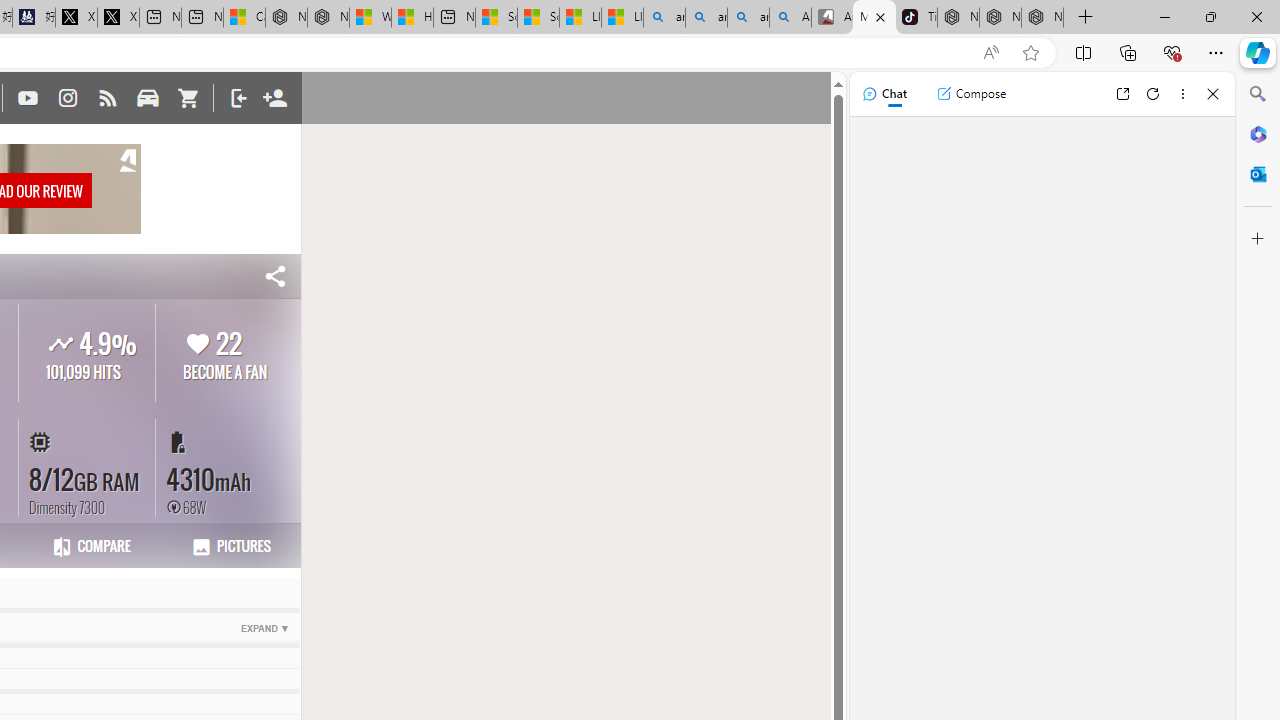 The height and width of the screenshot is (720, 1280). What do you see at coordinates (1257, 173) in the screenshot?
I see `'Outlook'` at bounding box center [1257, 173].